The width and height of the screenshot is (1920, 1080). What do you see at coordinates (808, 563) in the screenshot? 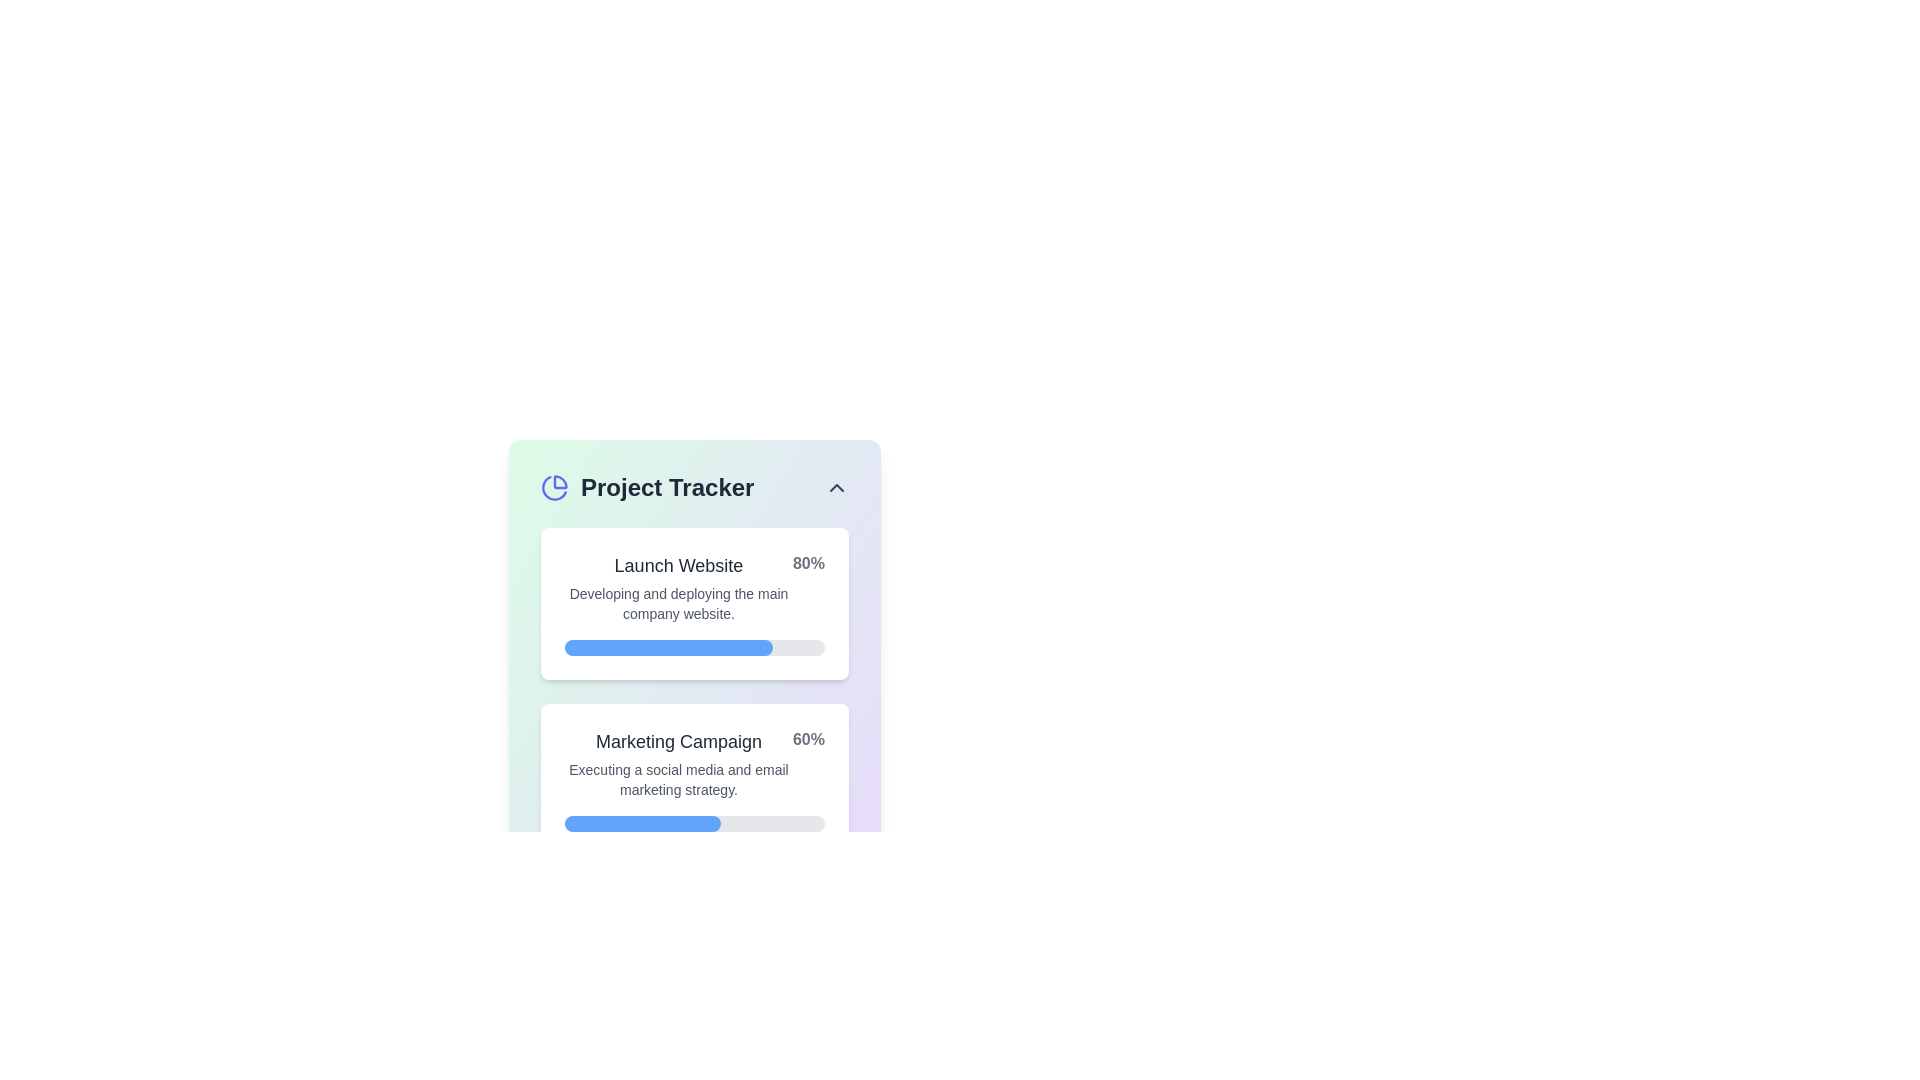
I see `the text label displaying '80%' in bold gray font, located at the top-right corner of the task card for 'Launch Website'` at bounding box center [808, 563].